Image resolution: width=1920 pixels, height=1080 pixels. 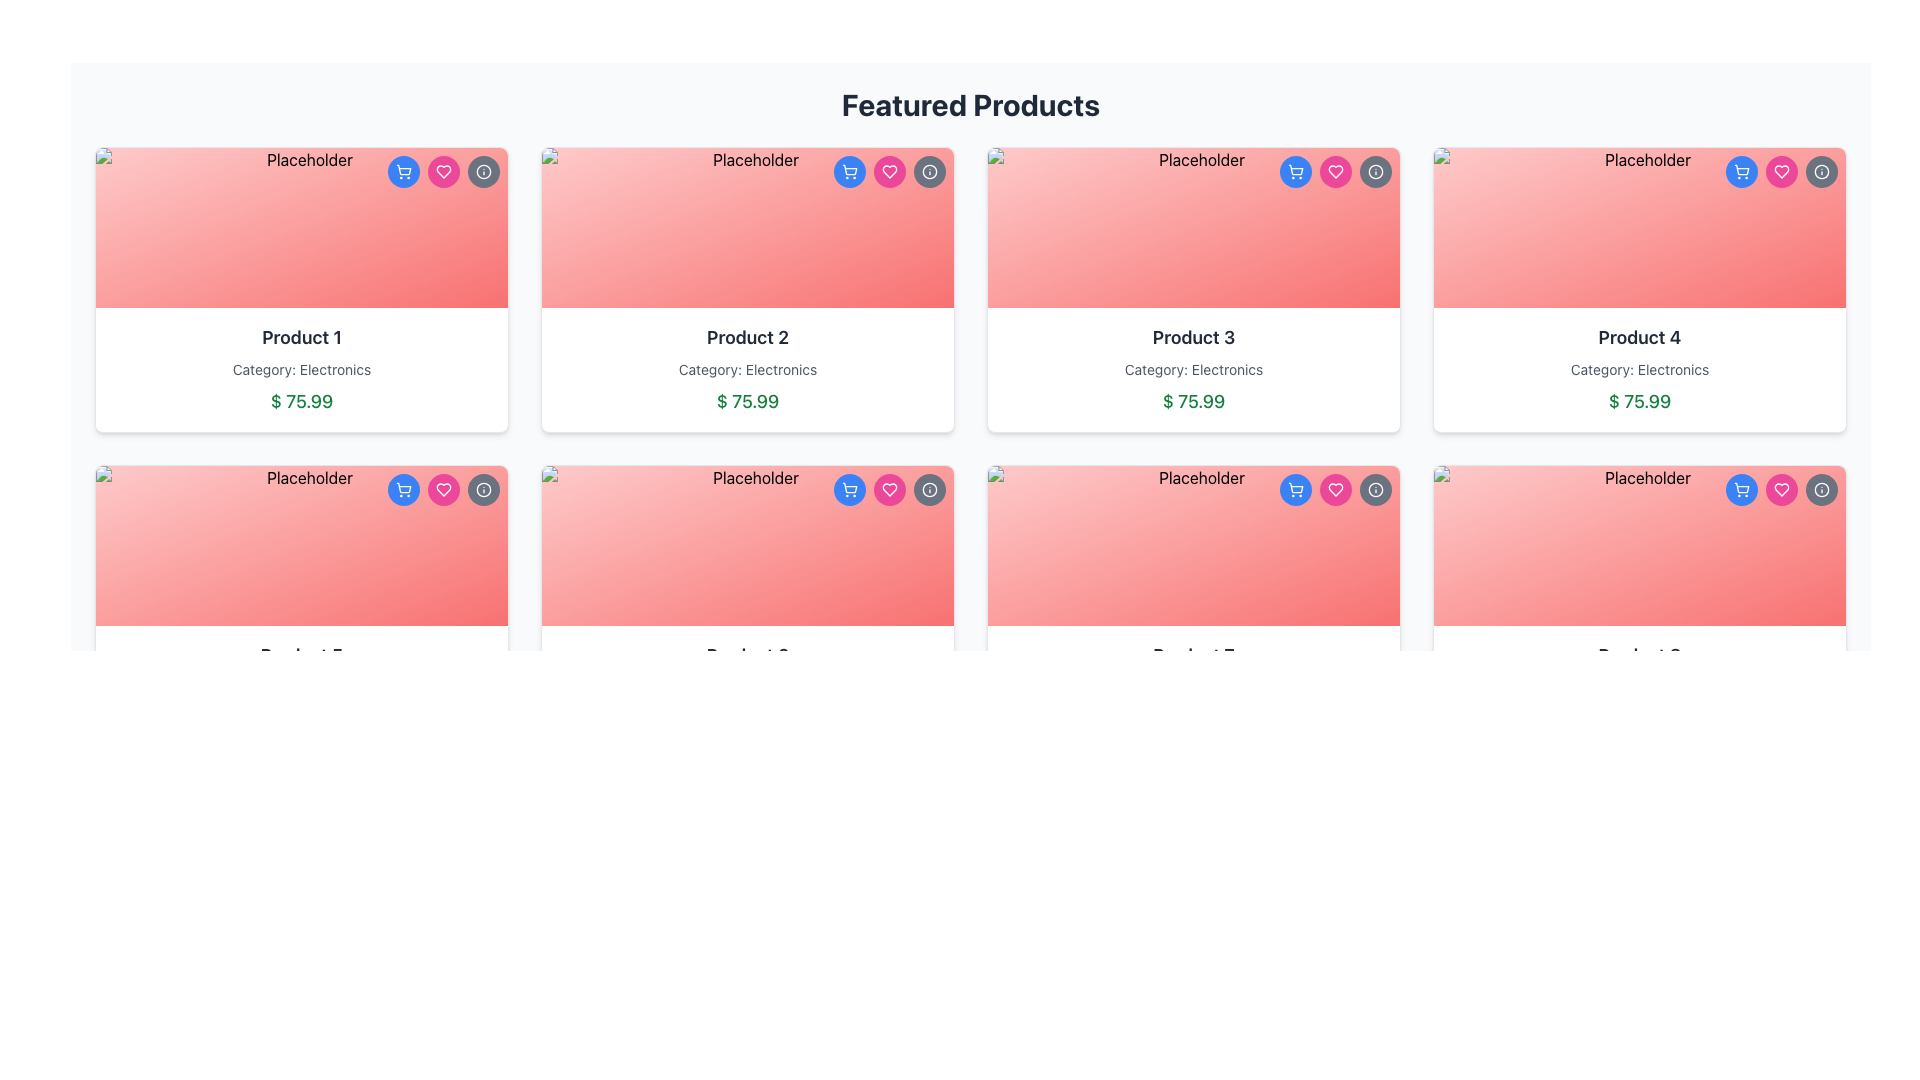 What do you see at coordinates (888, 489) in the screenshot?
I see `the pink circular button with a white heart icon located in the top-right corner of the product card to mark it as favorite` at bounding box center [888, 489].